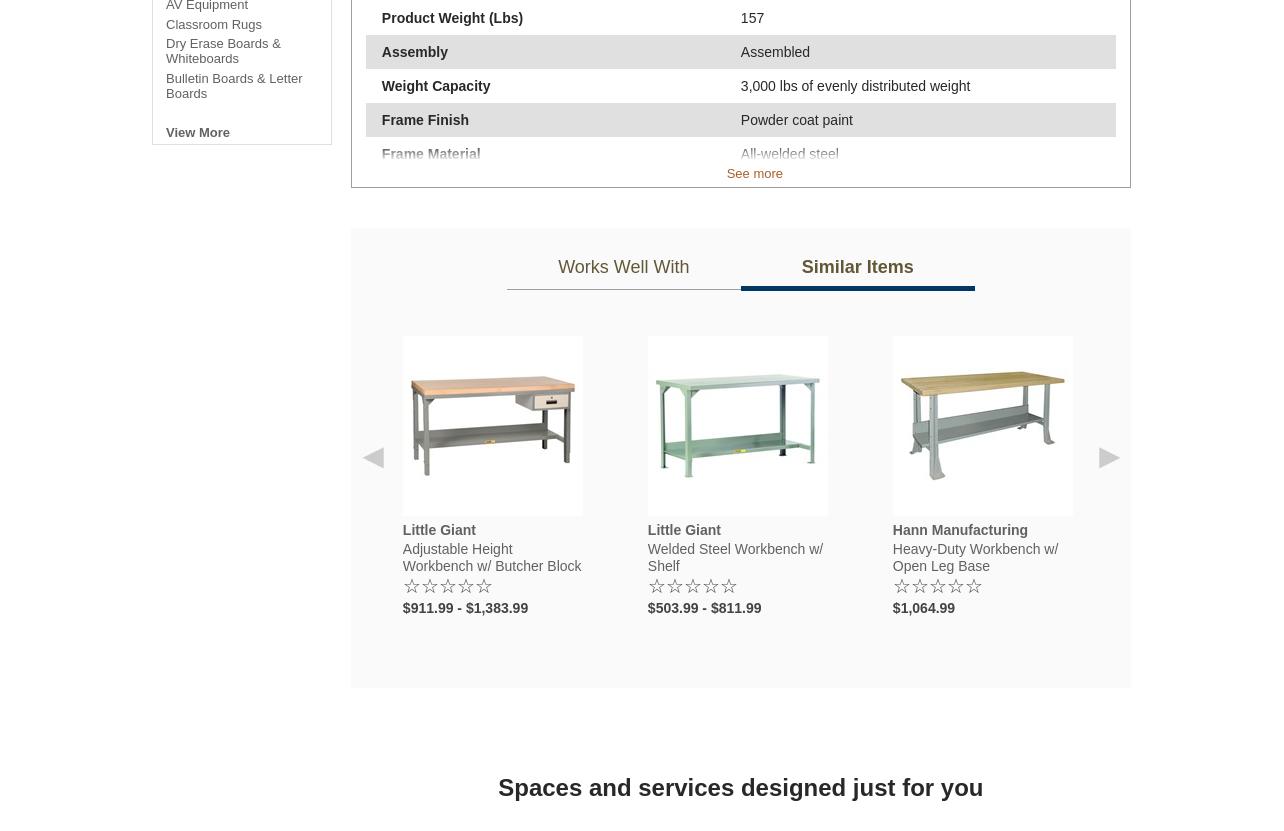  I want to click on 'Assembly', so click(414, 51).